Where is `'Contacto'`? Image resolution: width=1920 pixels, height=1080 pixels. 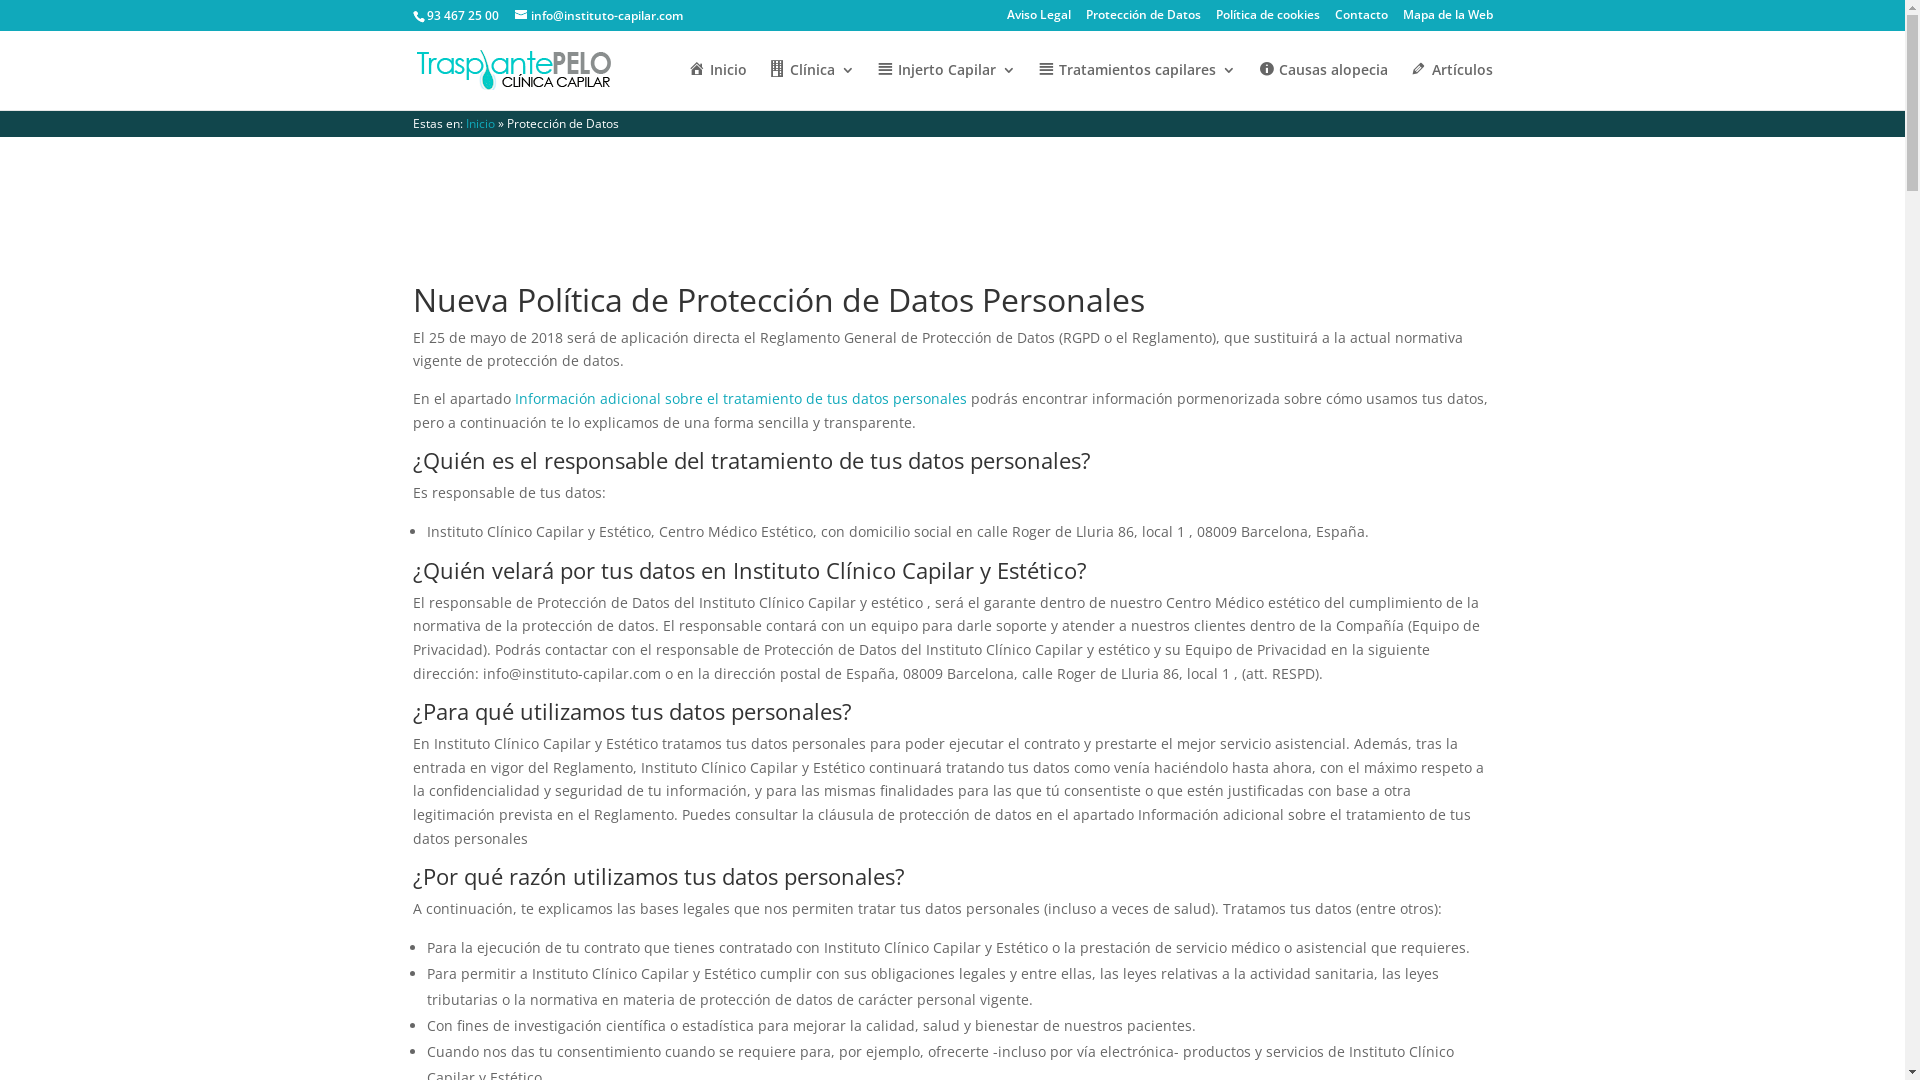
'Contacto' is located at coordinates (1360, 19).